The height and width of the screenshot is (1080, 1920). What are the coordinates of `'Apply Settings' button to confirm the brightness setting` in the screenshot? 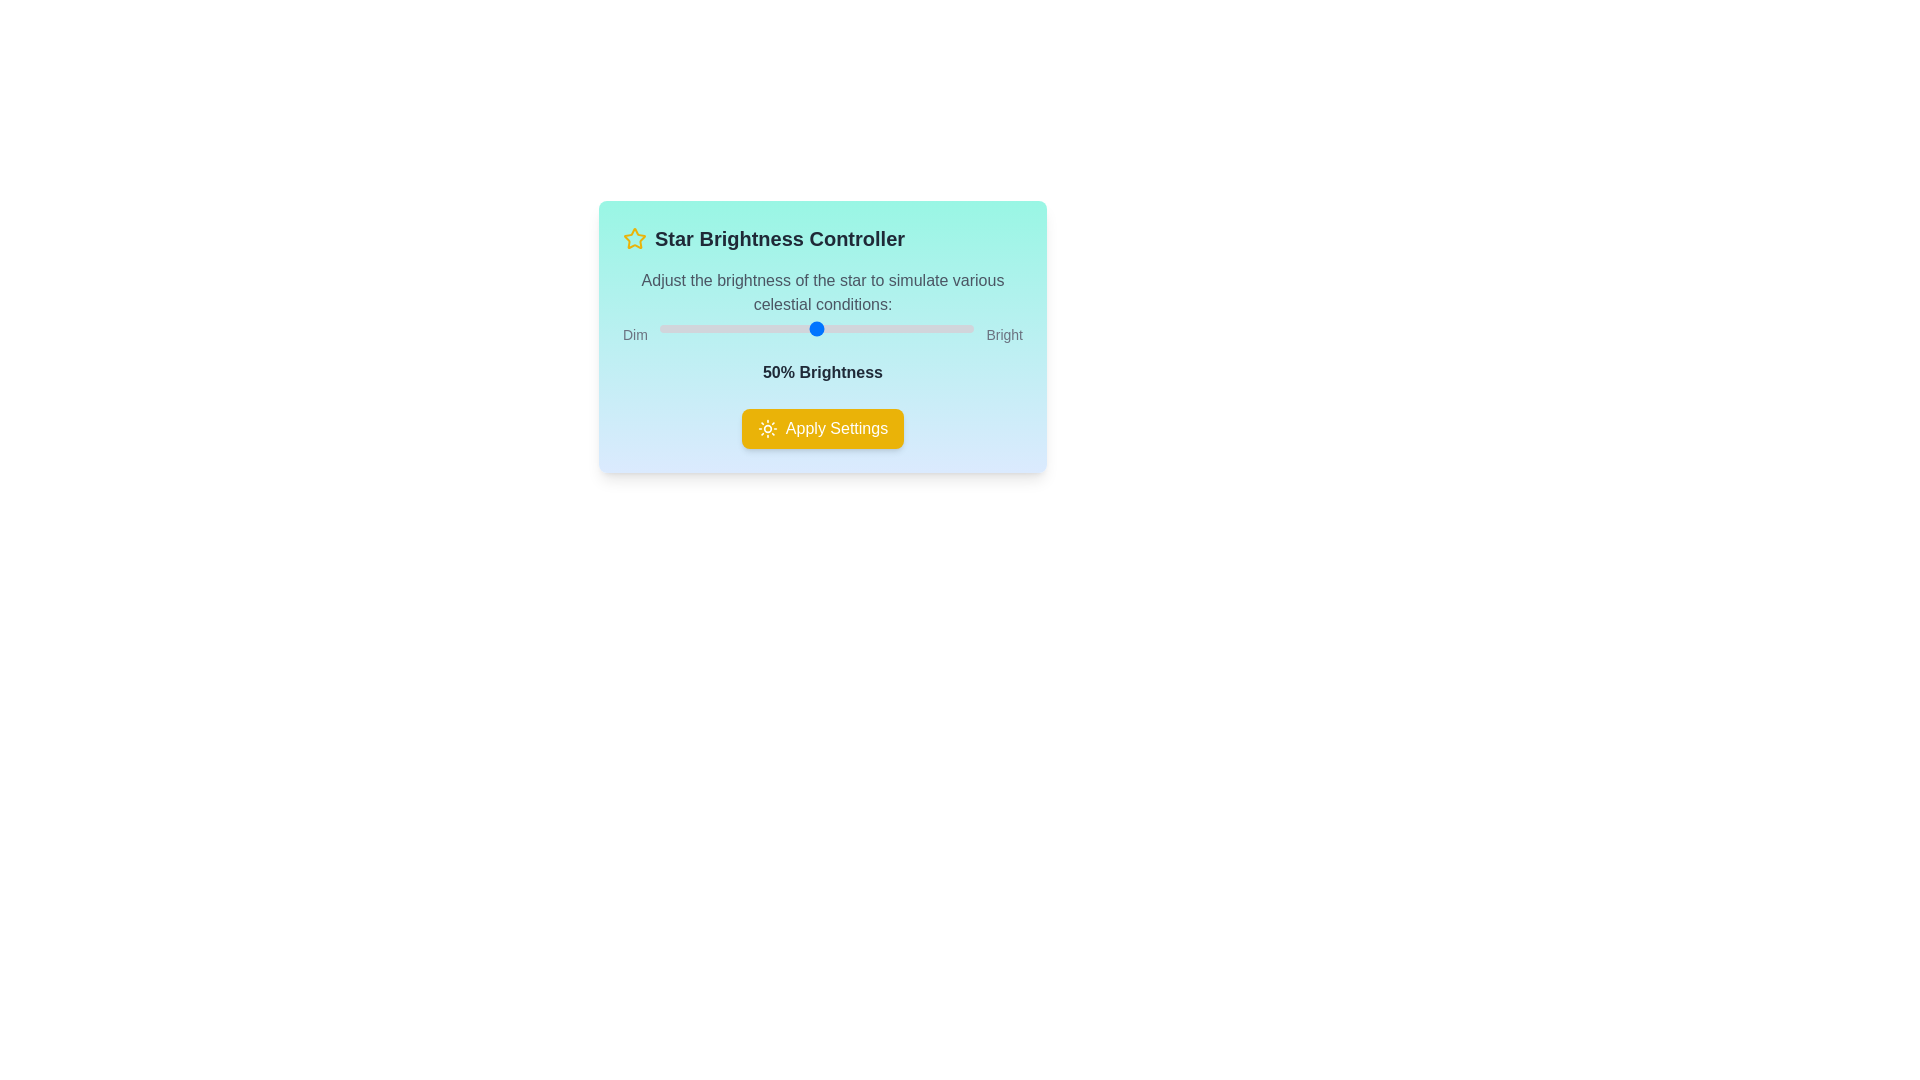 It's located at (822, 427).